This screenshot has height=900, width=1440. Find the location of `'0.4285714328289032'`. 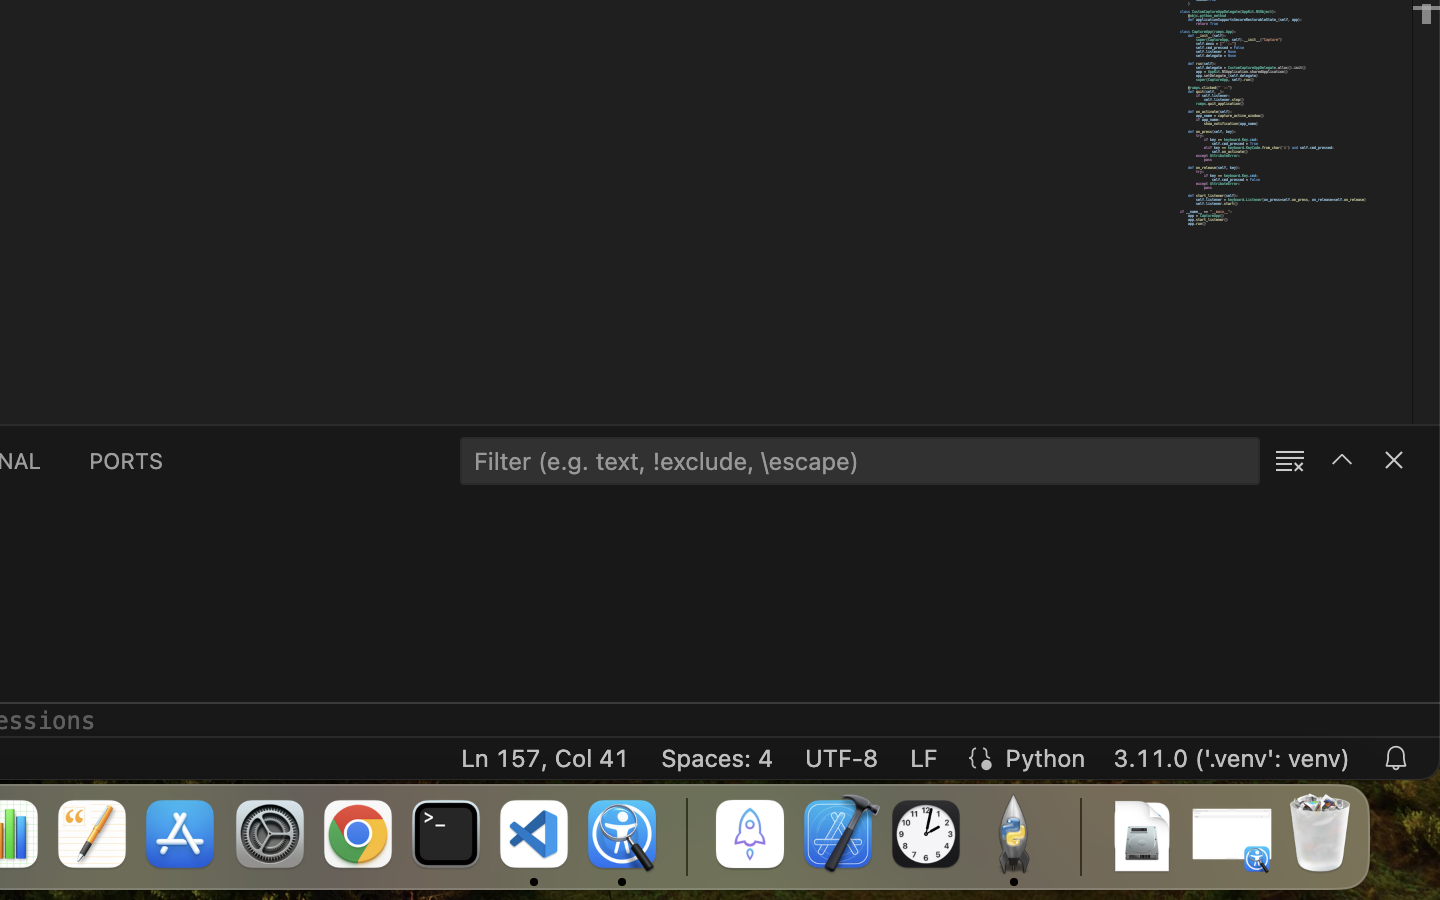

'0.4285714328289032' is located at coordinates (685, 835).